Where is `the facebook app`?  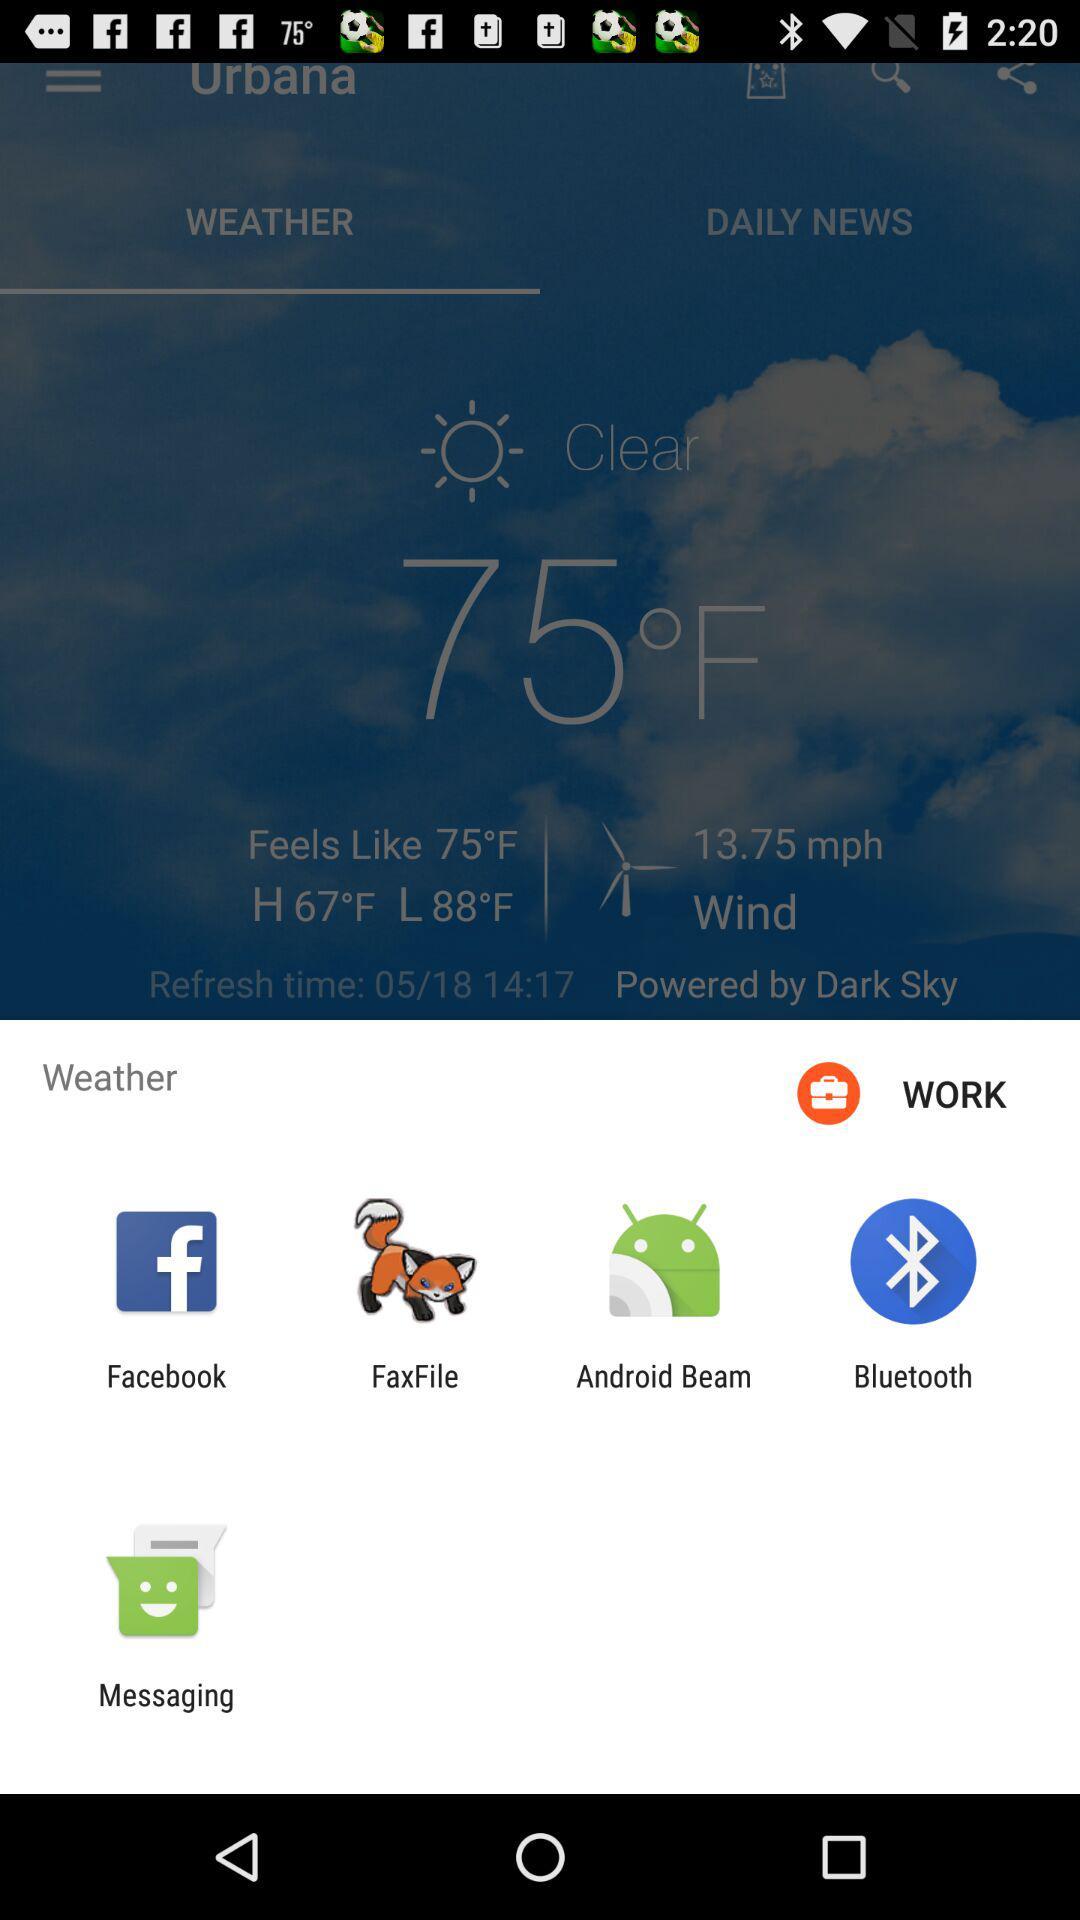 the facebook app is located at coordinates (165, 1392).